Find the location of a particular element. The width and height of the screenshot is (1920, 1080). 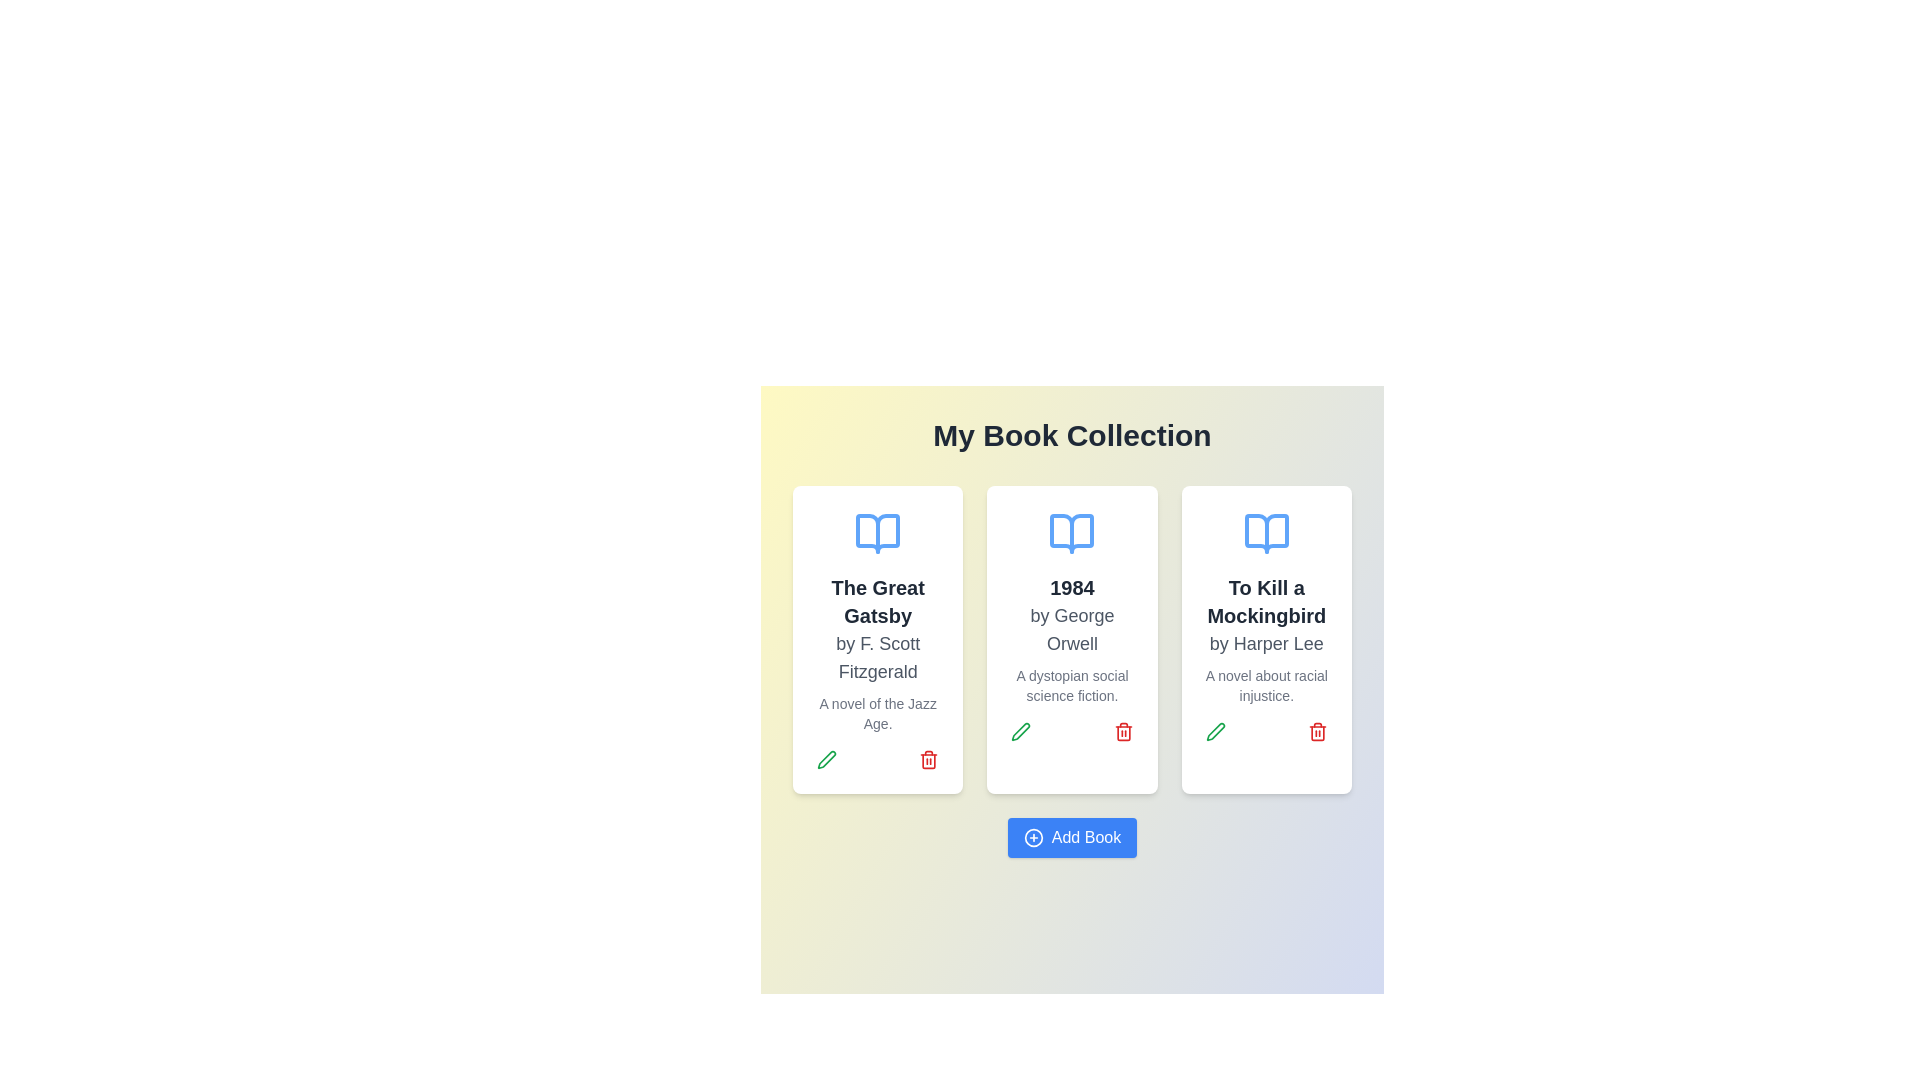

the descriptive text label located in the third book card, beneath the title 'To Kill a Mockingbird' and above the interactive options is located at coordinates (1265, 685).